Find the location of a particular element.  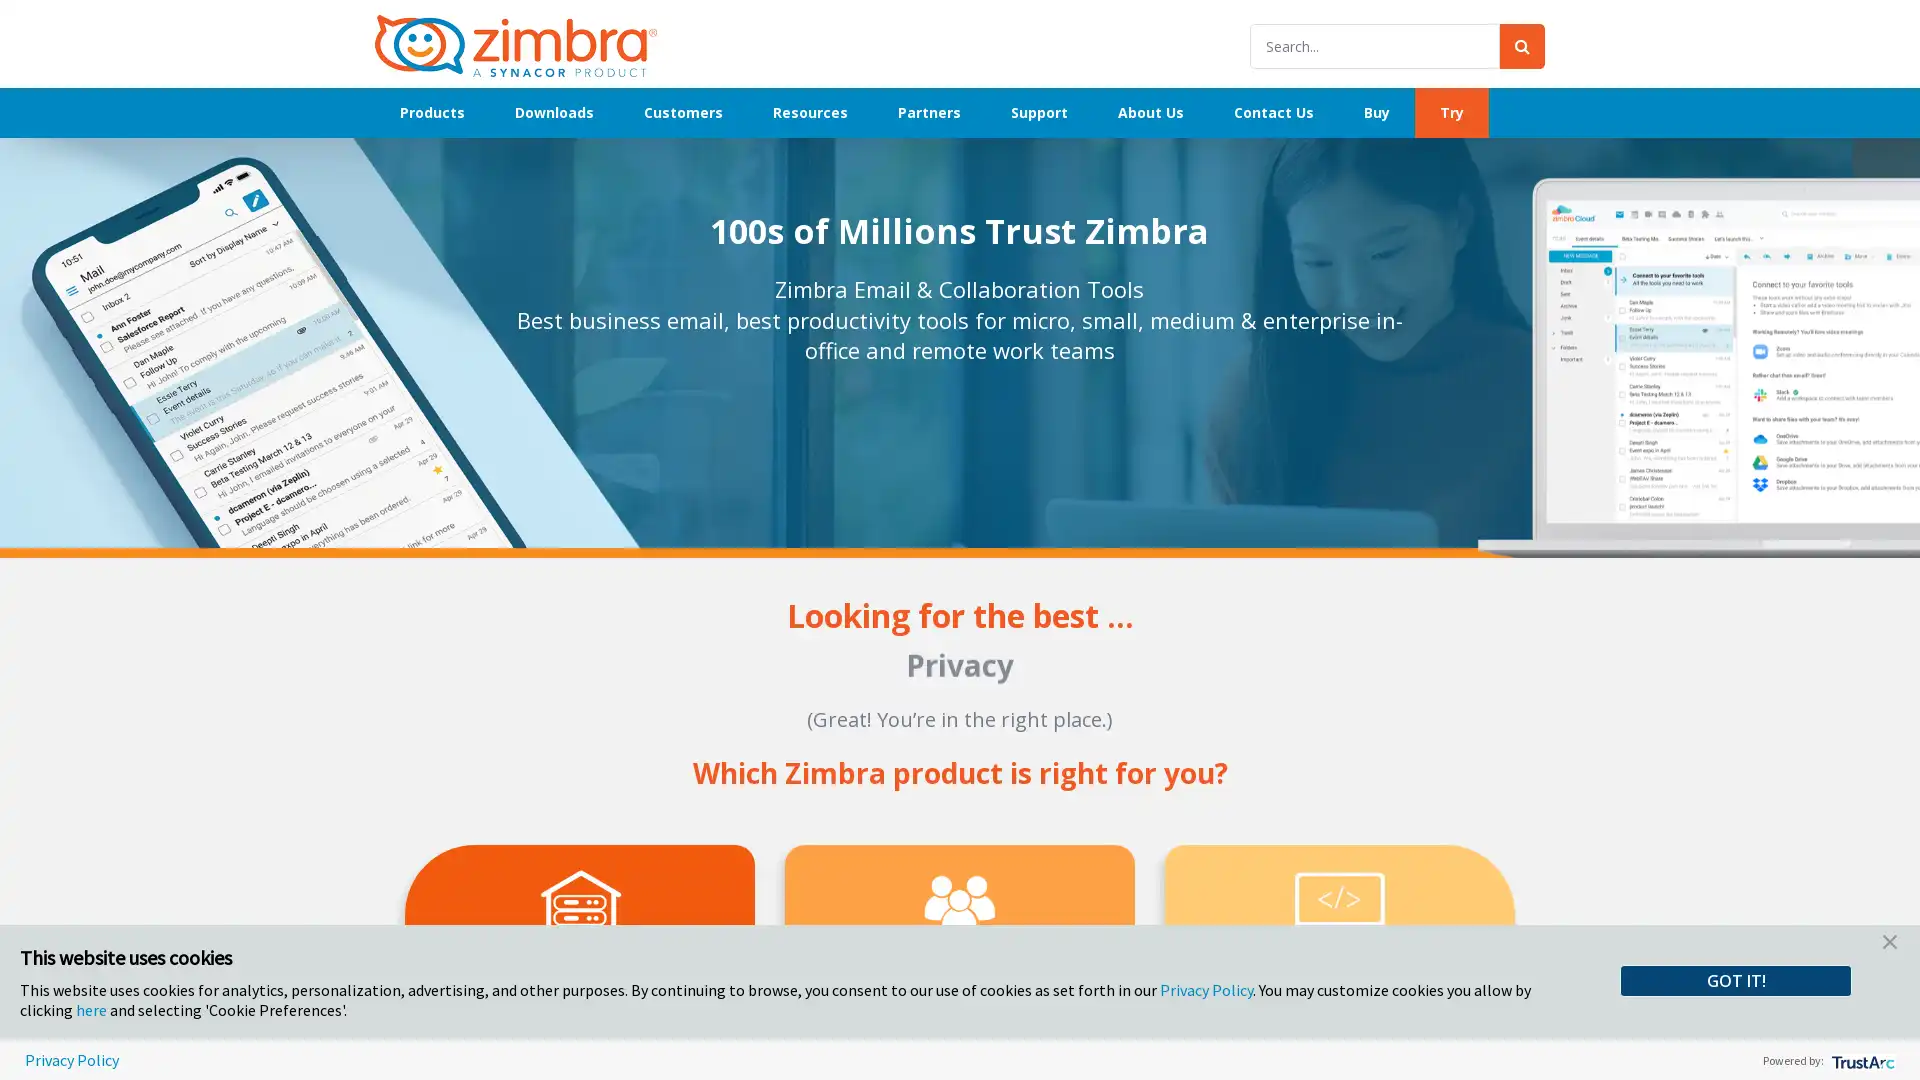

Search is located at coordinates (1521, 45).